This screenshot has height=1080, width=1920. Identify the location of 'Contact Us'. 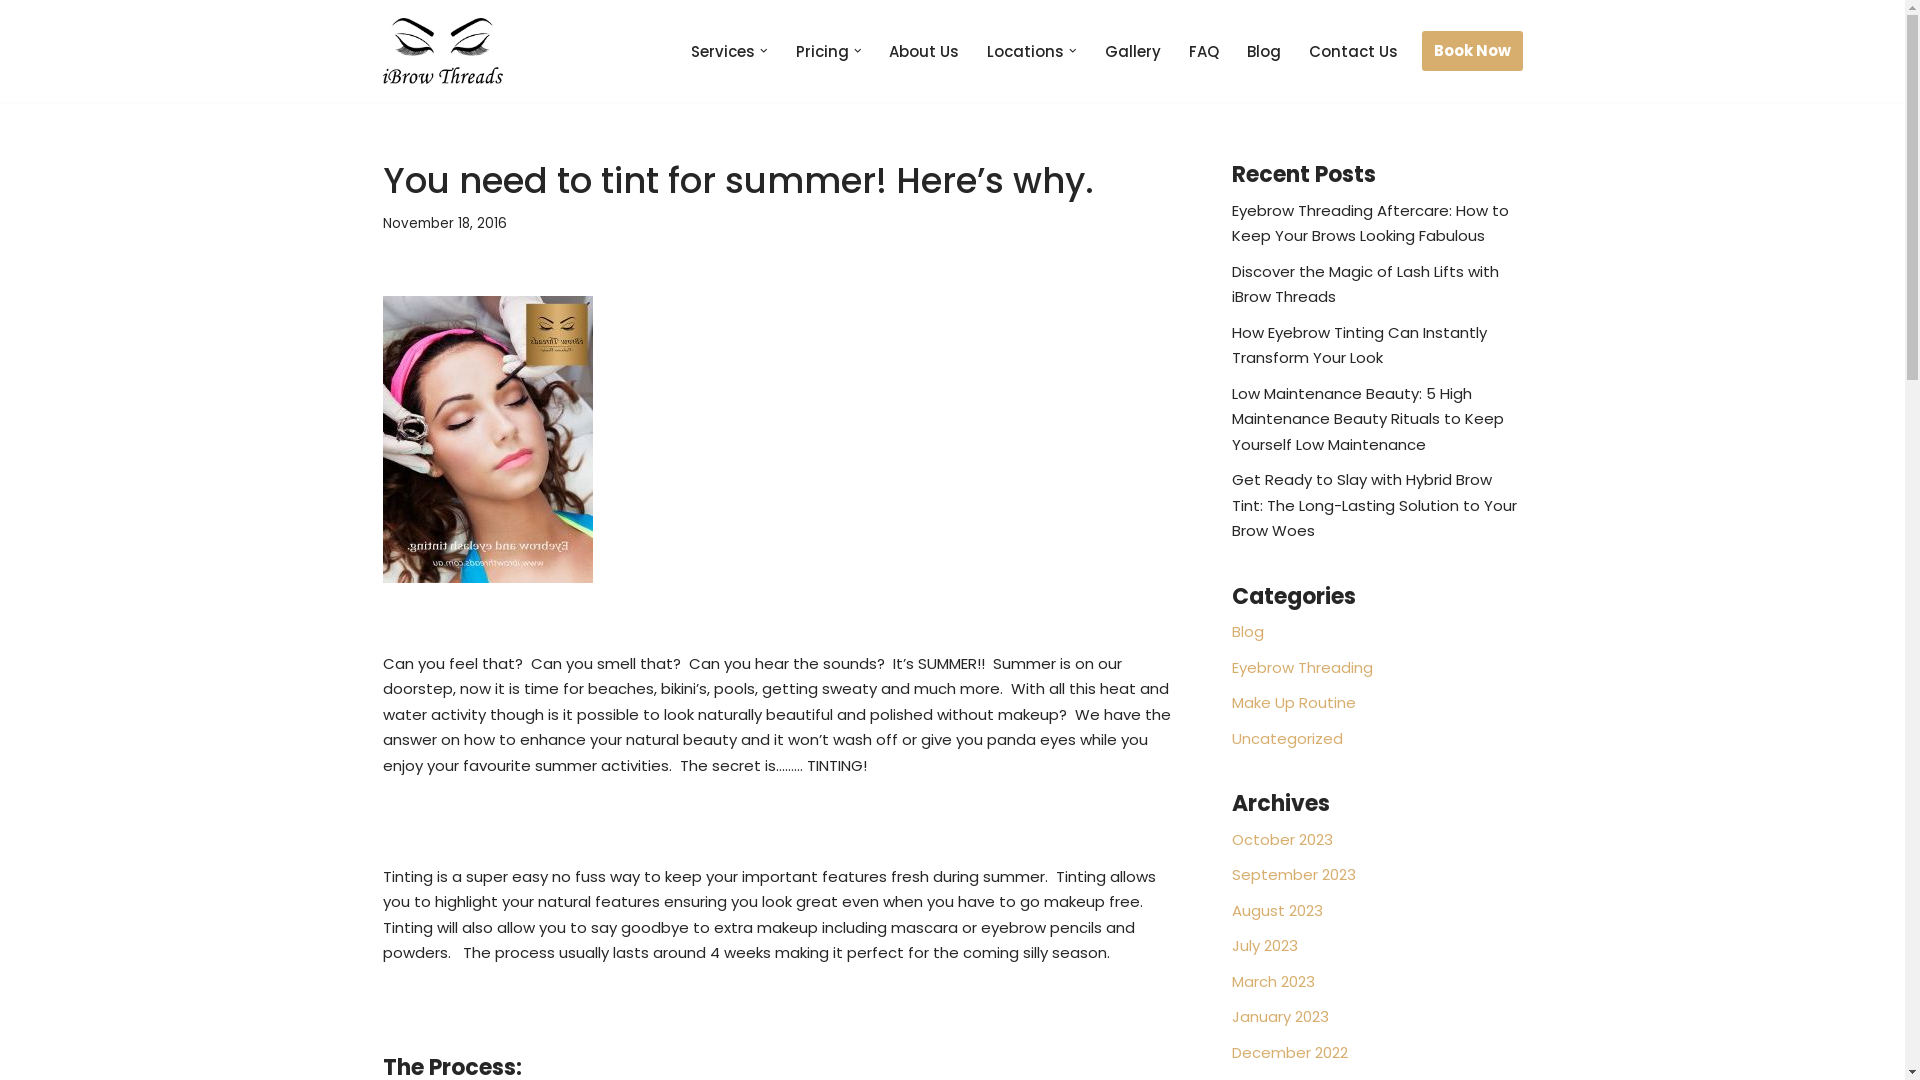
(1352, 50).